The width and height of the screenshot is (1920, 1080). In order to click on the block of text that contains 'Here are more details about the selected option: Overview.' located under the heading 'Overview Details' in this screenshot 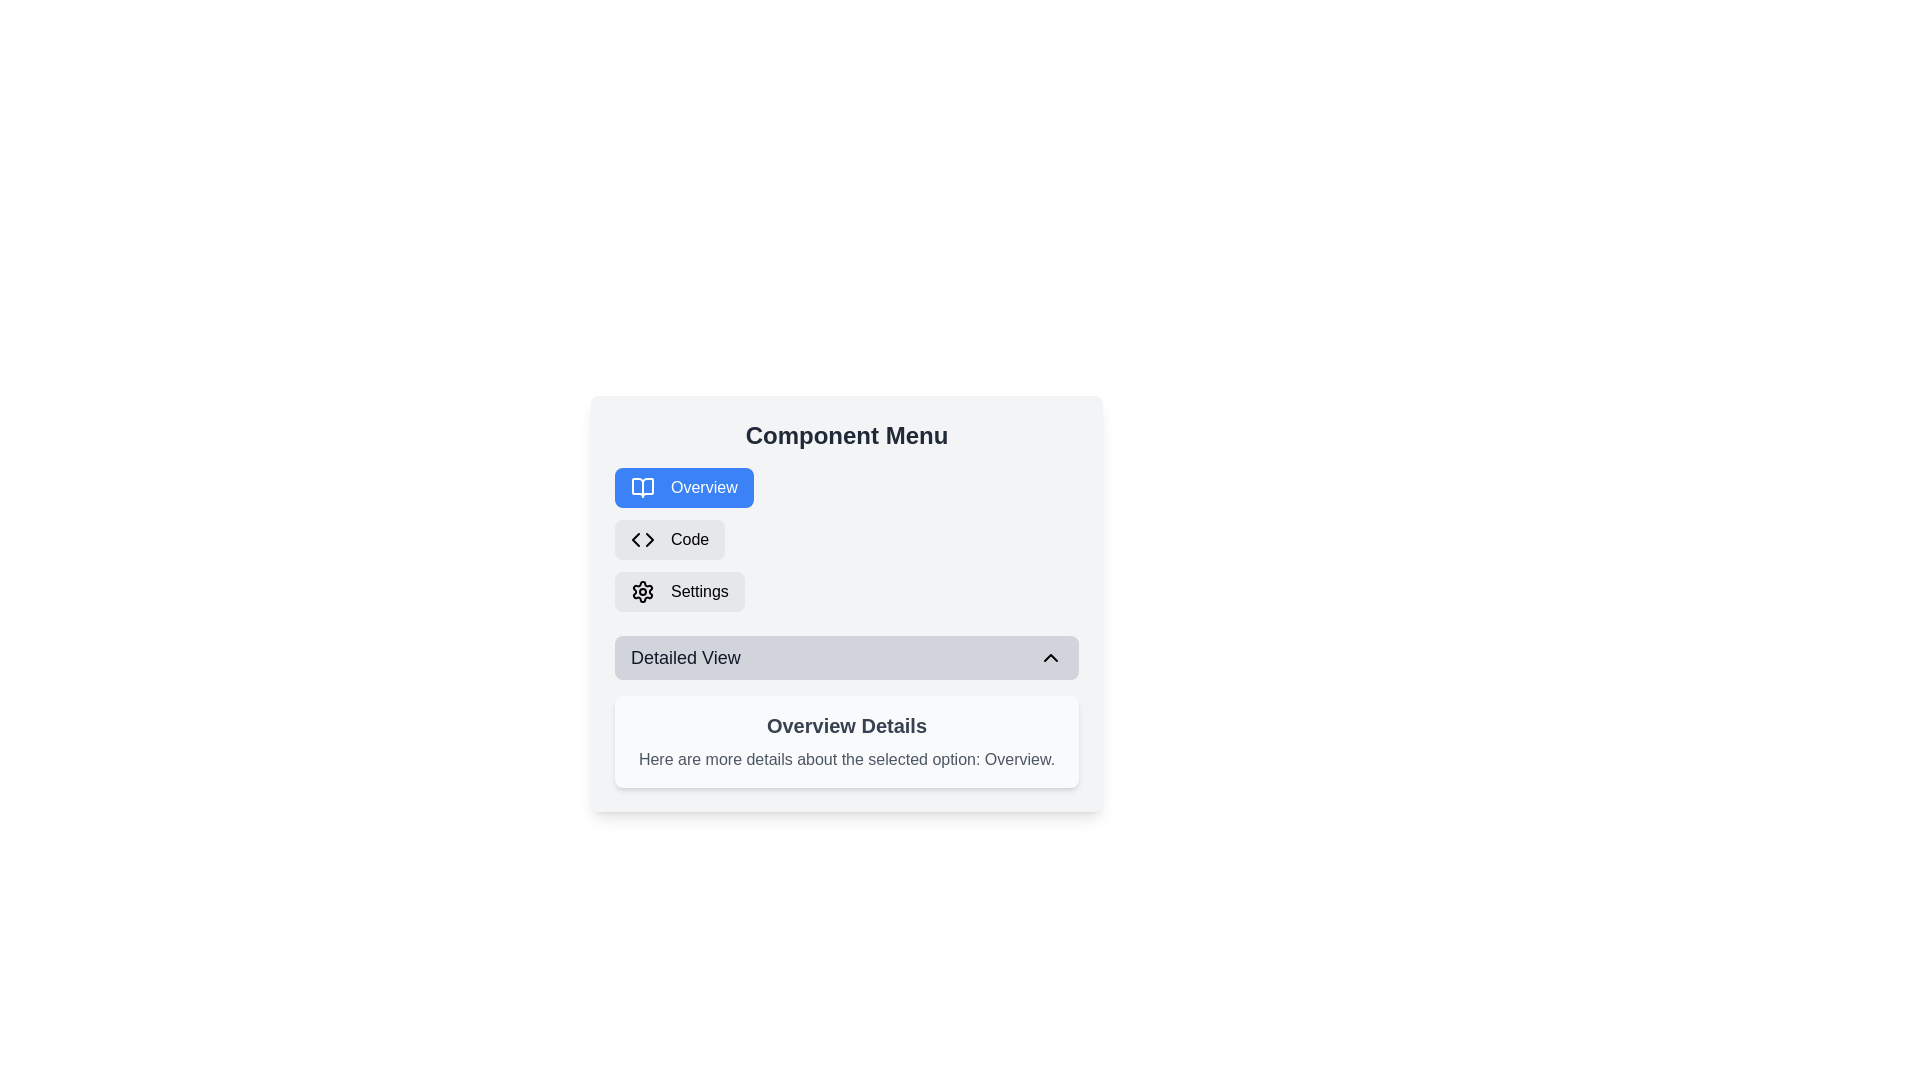, I will do `click(846, 759)`.